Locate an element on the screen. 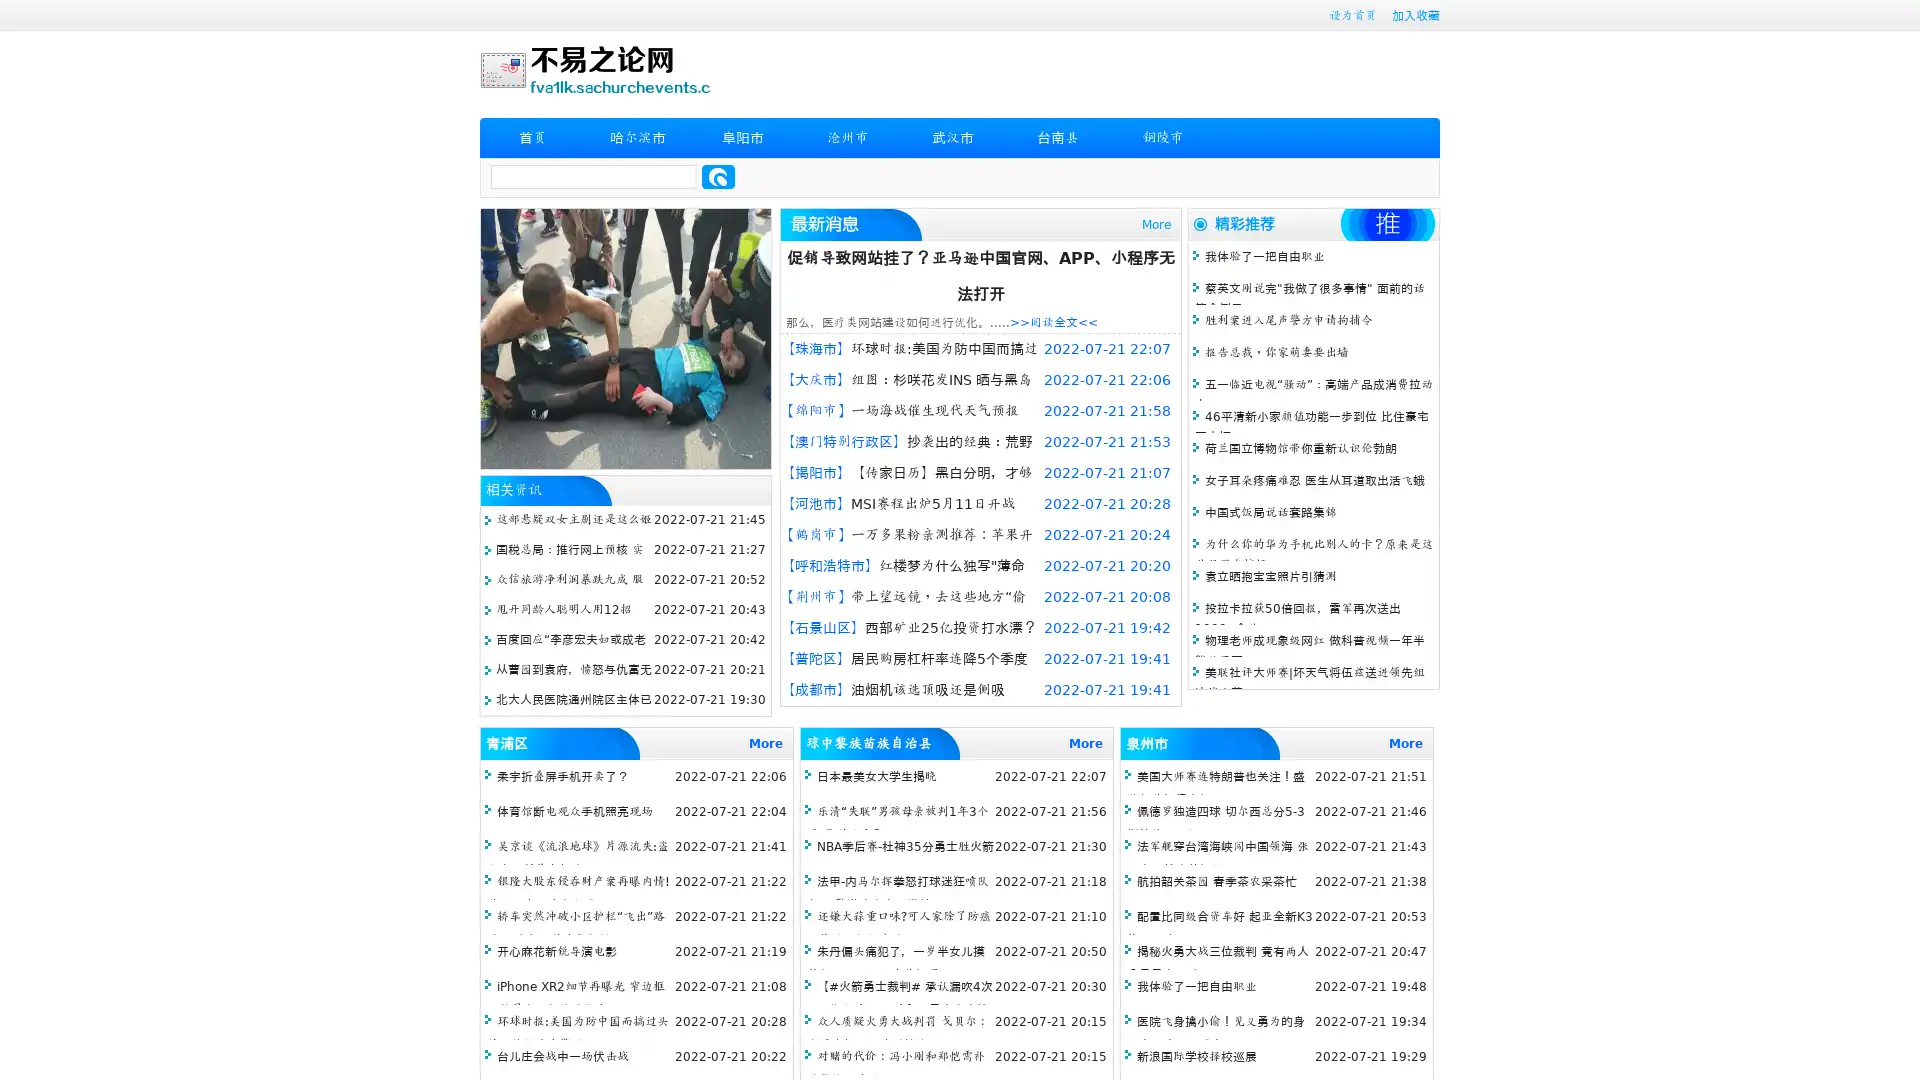 This screenshot has height=1080, width=1920. Search is located at coordinates (718, 176).